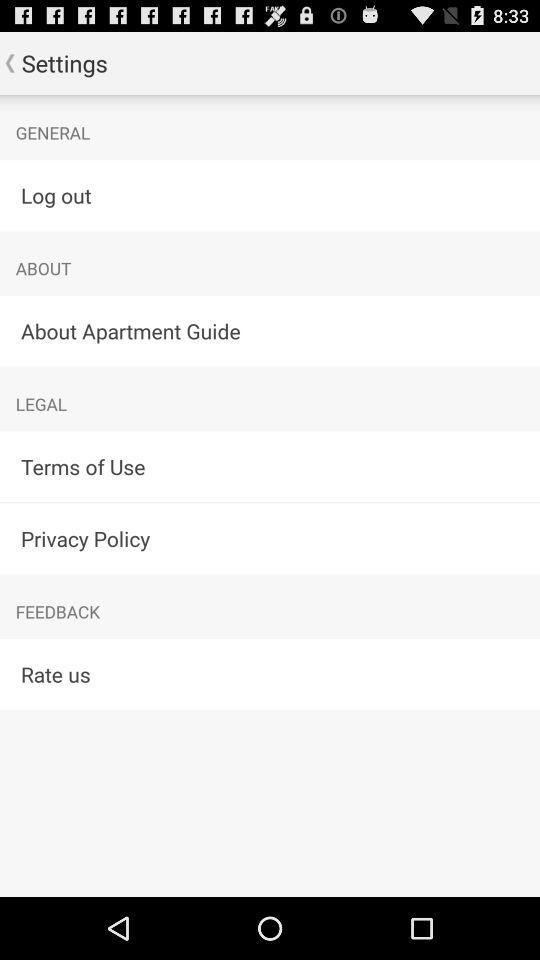 This screenshot has height=960, width=540. What do you see at coordinates (270, 674) in the screenshot?
I see `rate us at the bottom` at bounding box center [270, 674].